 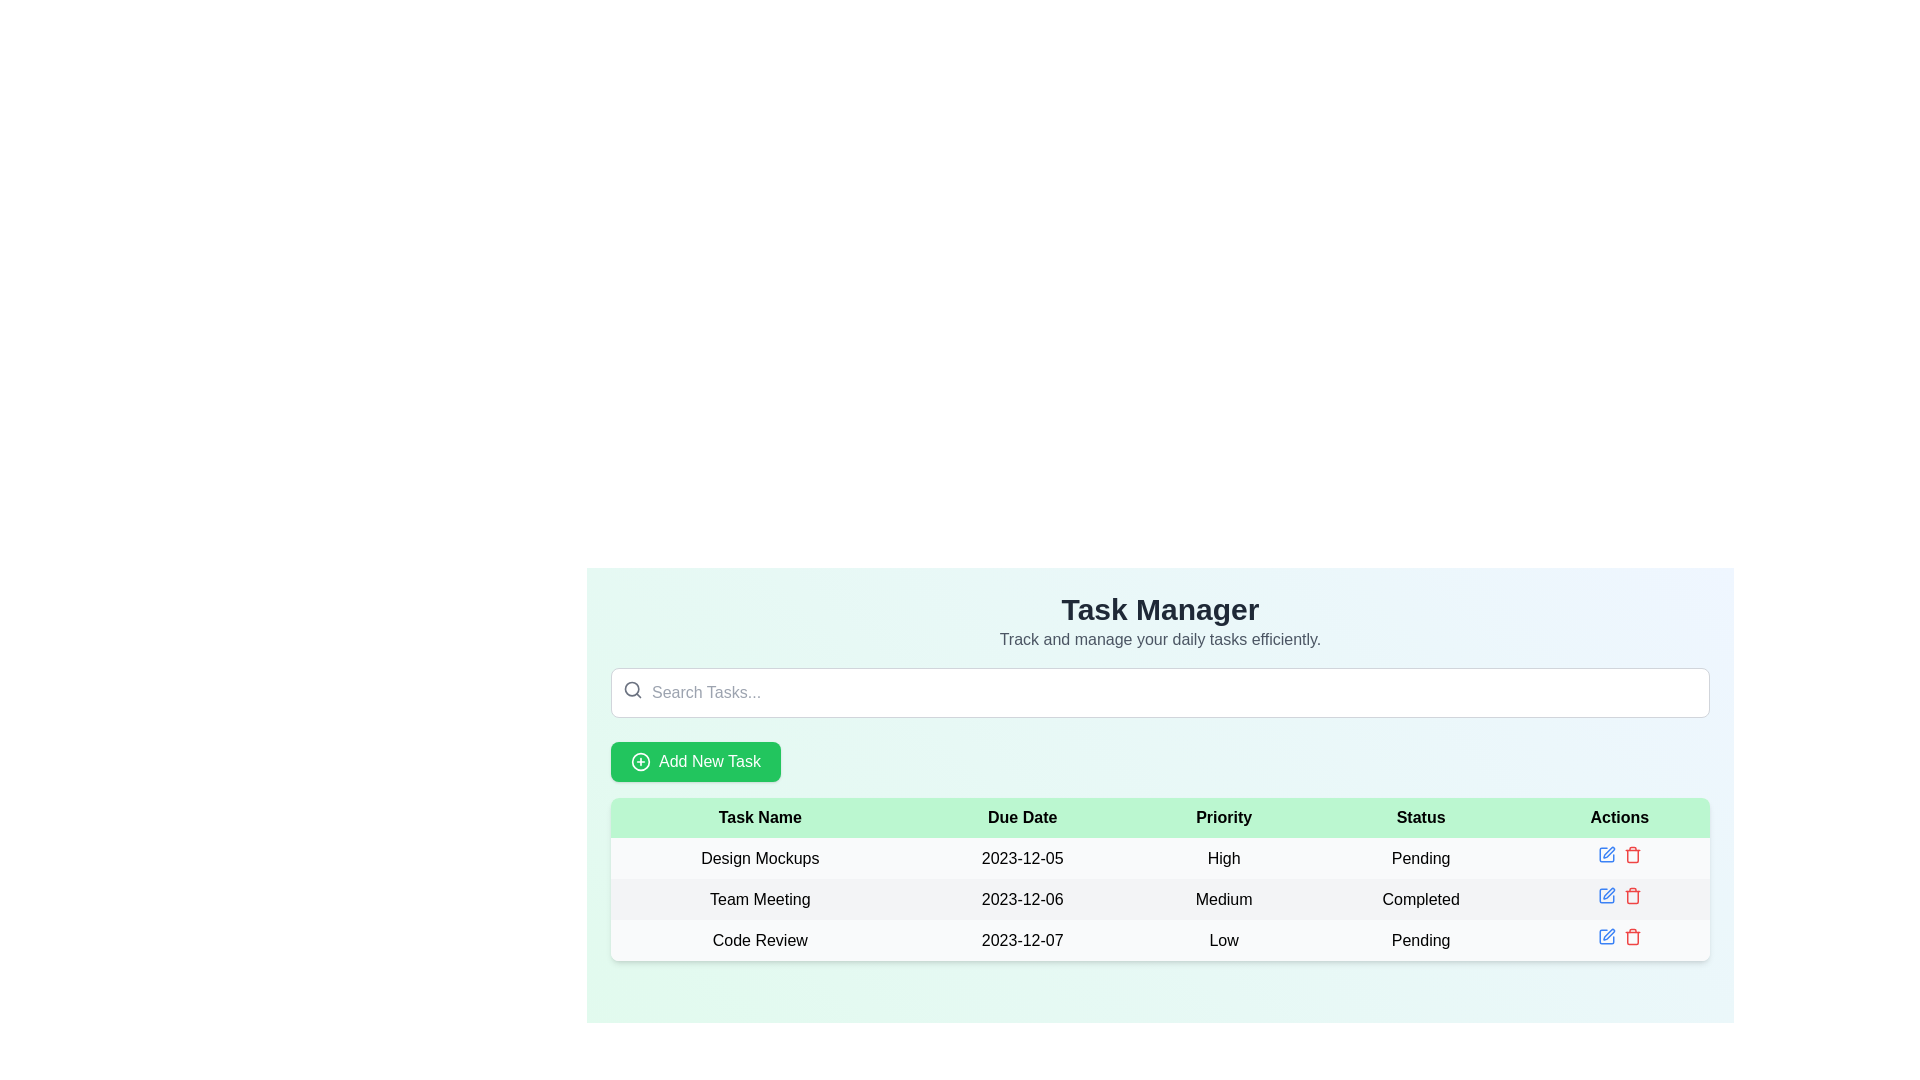 I want to click on the 'Actions' text label, which is a rectangular text field with a light green background and bold black text, located at the right end of the header row of a task table, so click(x=1619, y=817).